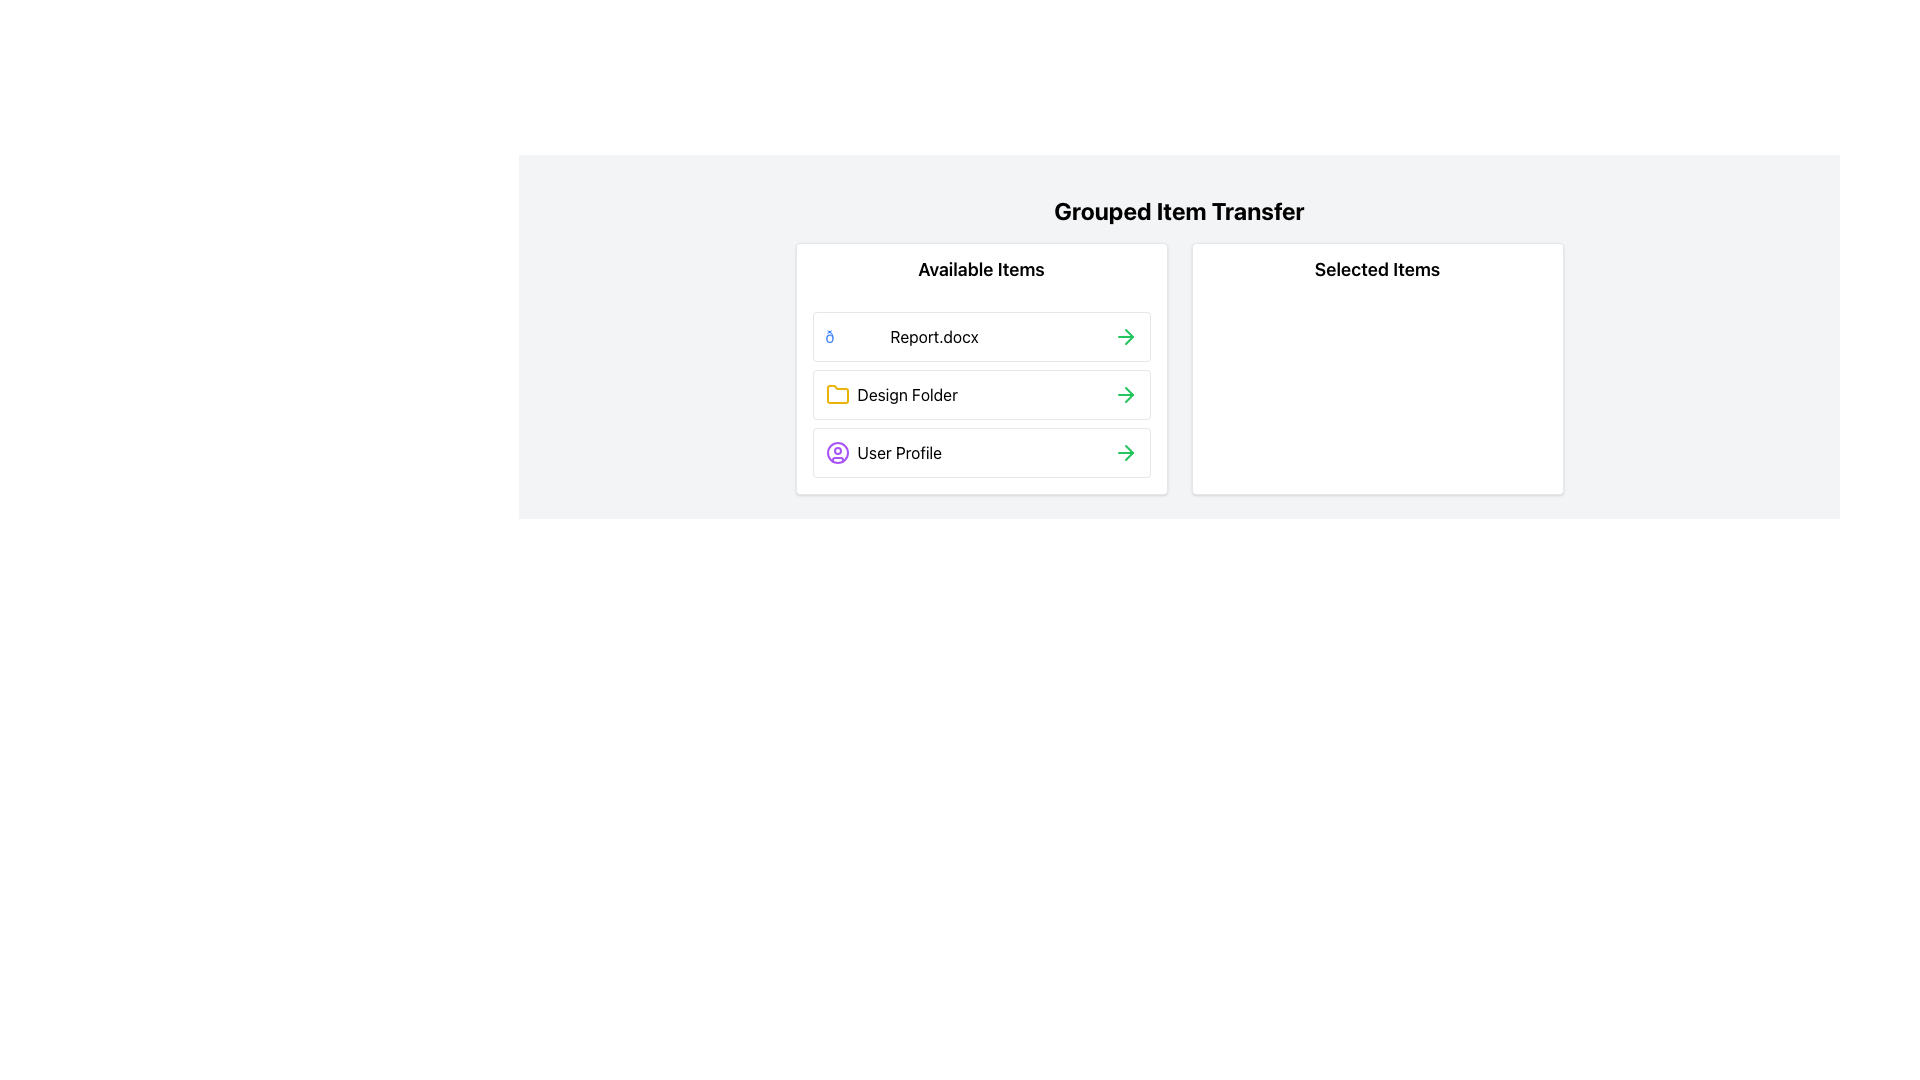 The width and height of the screenshot is (1920, 1080). Describe the element at coordinates (981, 270) in the screenshot. I see `informational header text label that indicates 'Available Items', located at the top of the left panel` at that location.